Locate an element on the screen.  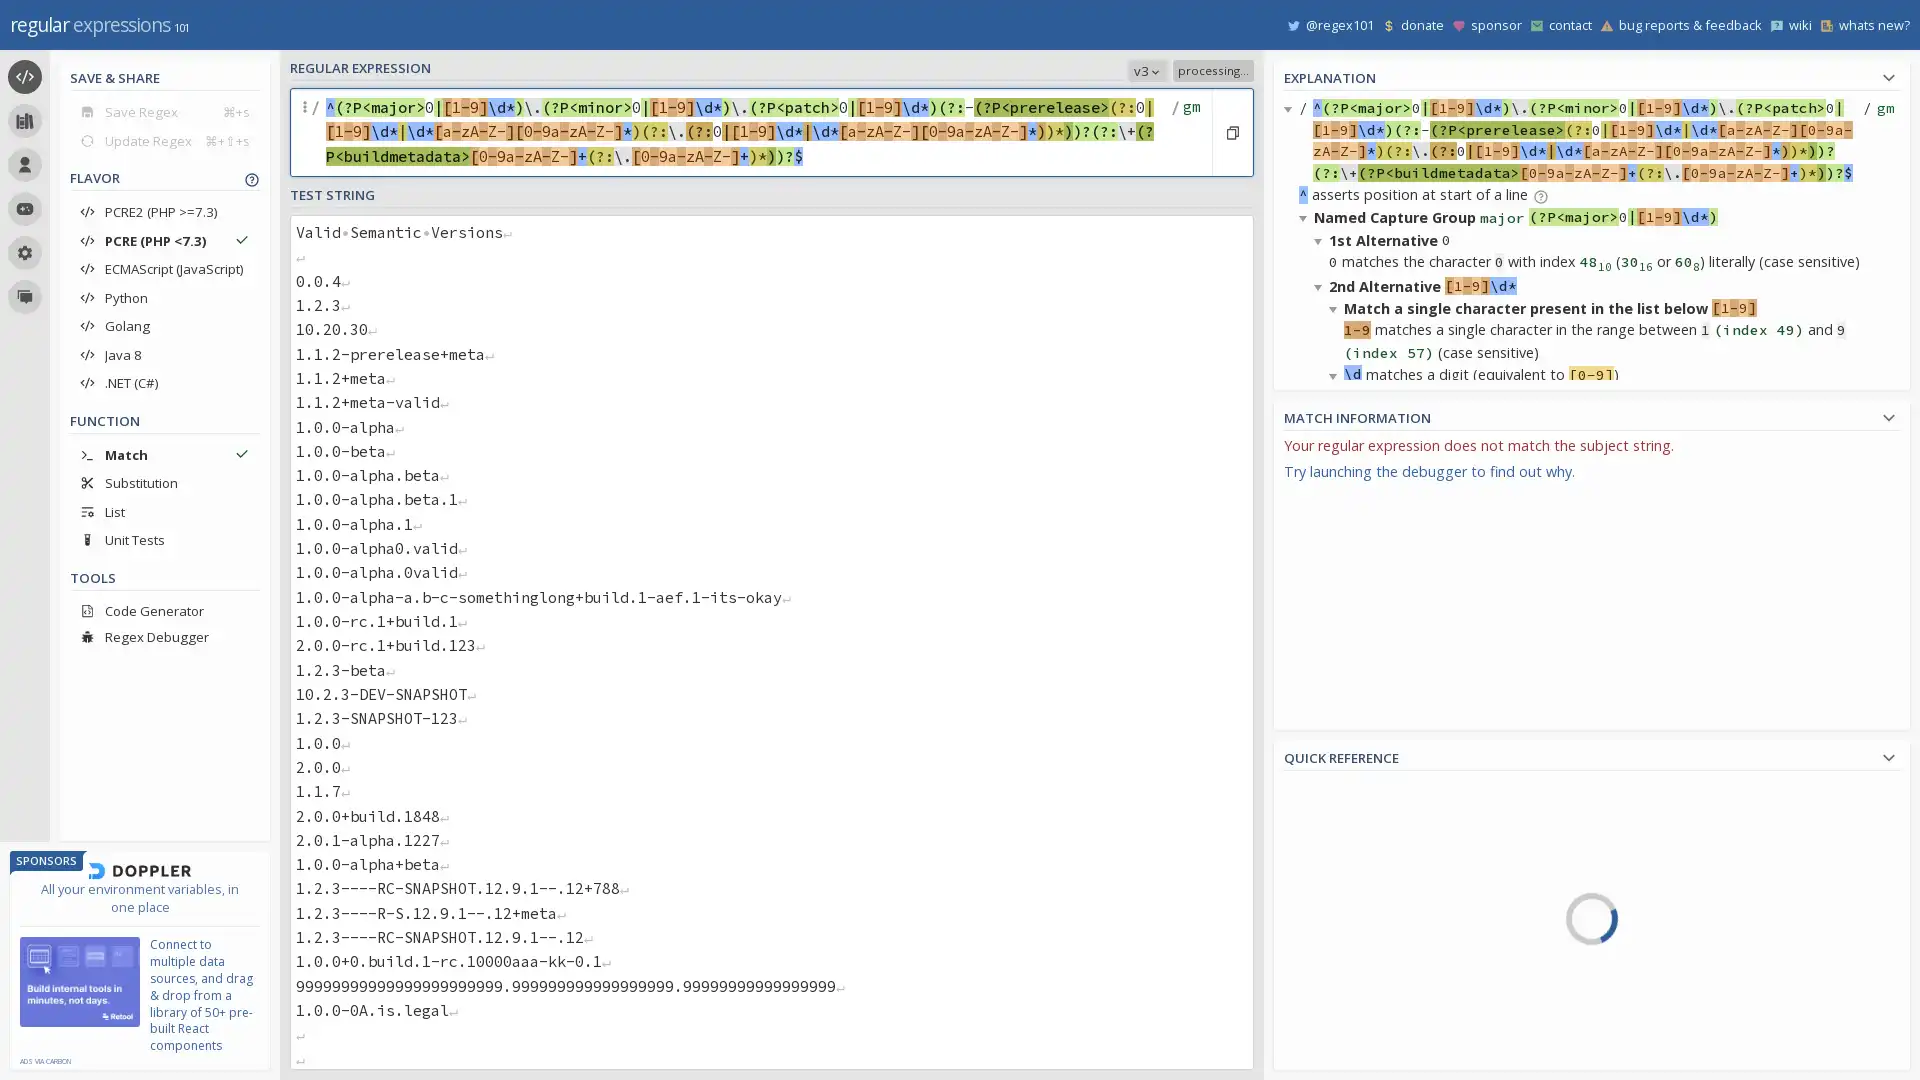
Group major is located at coordinates (1337, 824).